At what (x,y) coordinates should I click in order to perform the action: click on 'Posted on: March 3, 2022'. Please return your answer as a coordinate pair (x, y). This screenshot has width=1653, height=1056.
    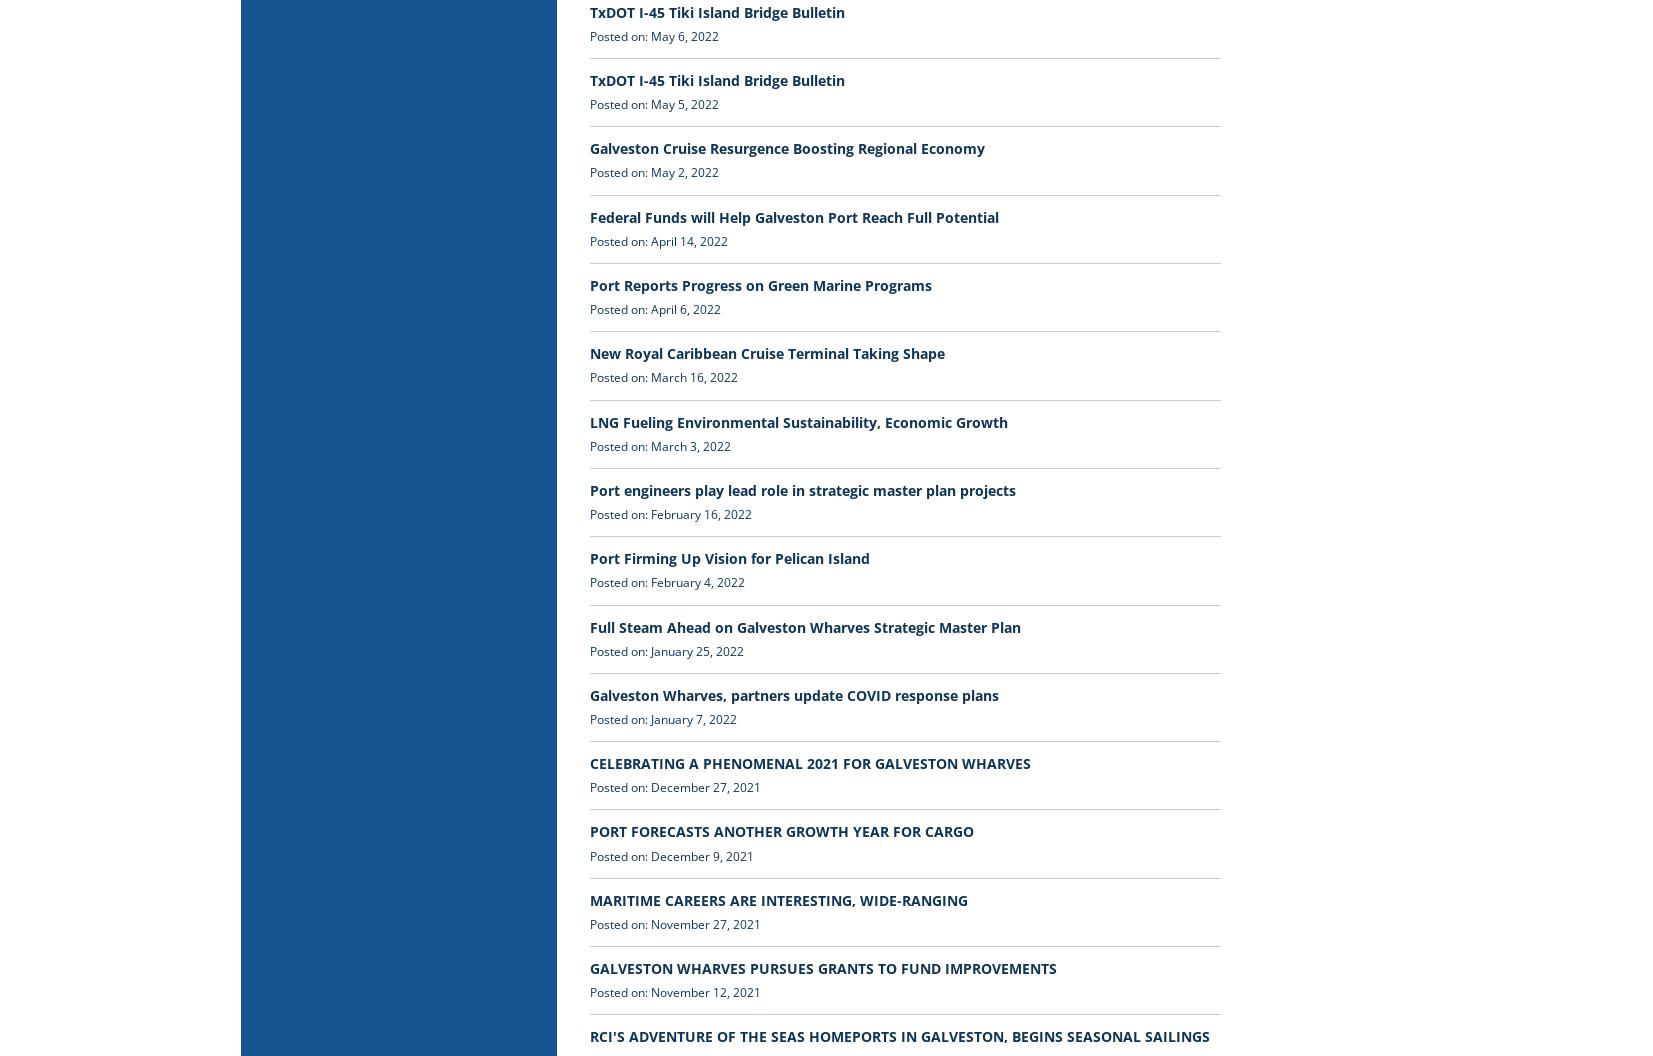
    Looking at the image, I should click on (659, 445).